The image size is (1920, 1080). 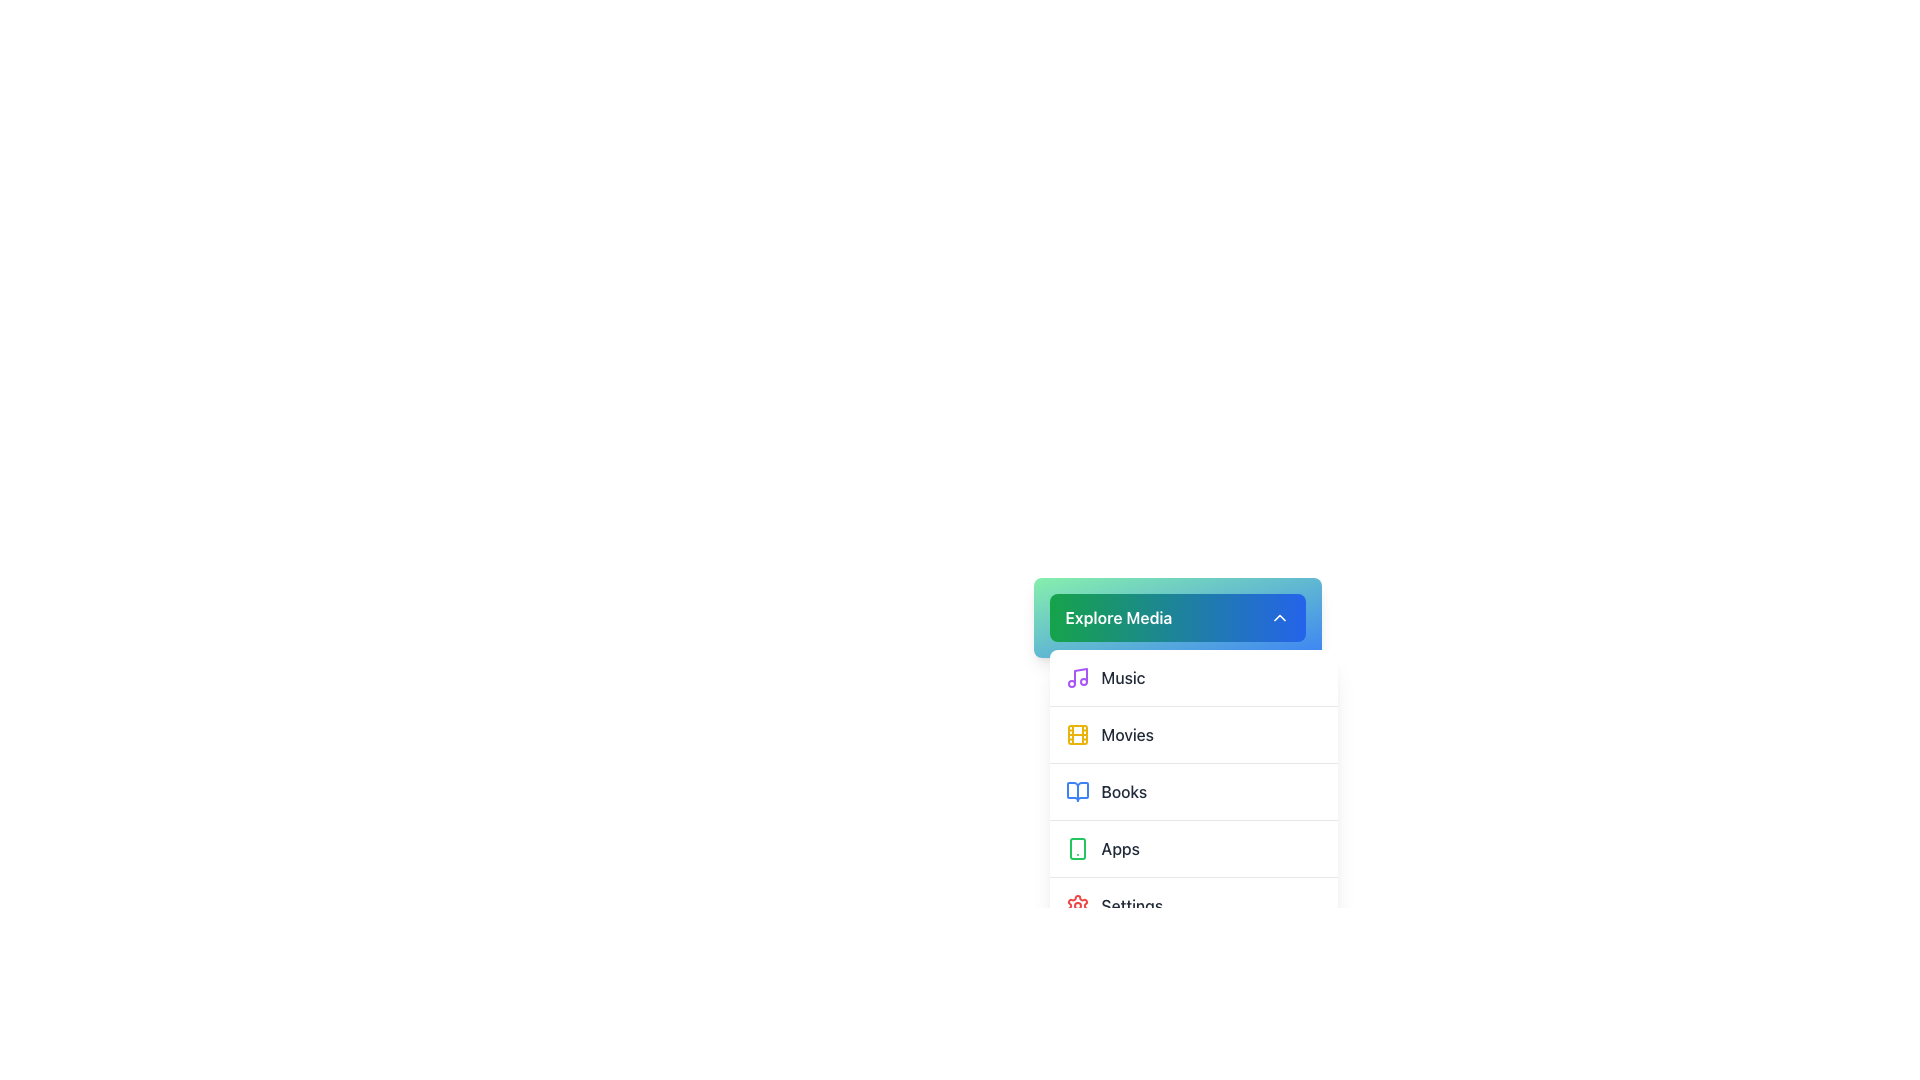 What do you see at coordinates (1278, 616) in the screenshot?
I see `the upward-pointing chevron icon located at the upper-right corner of the 'Explore Media' button` at bounding box center [1278, 616].